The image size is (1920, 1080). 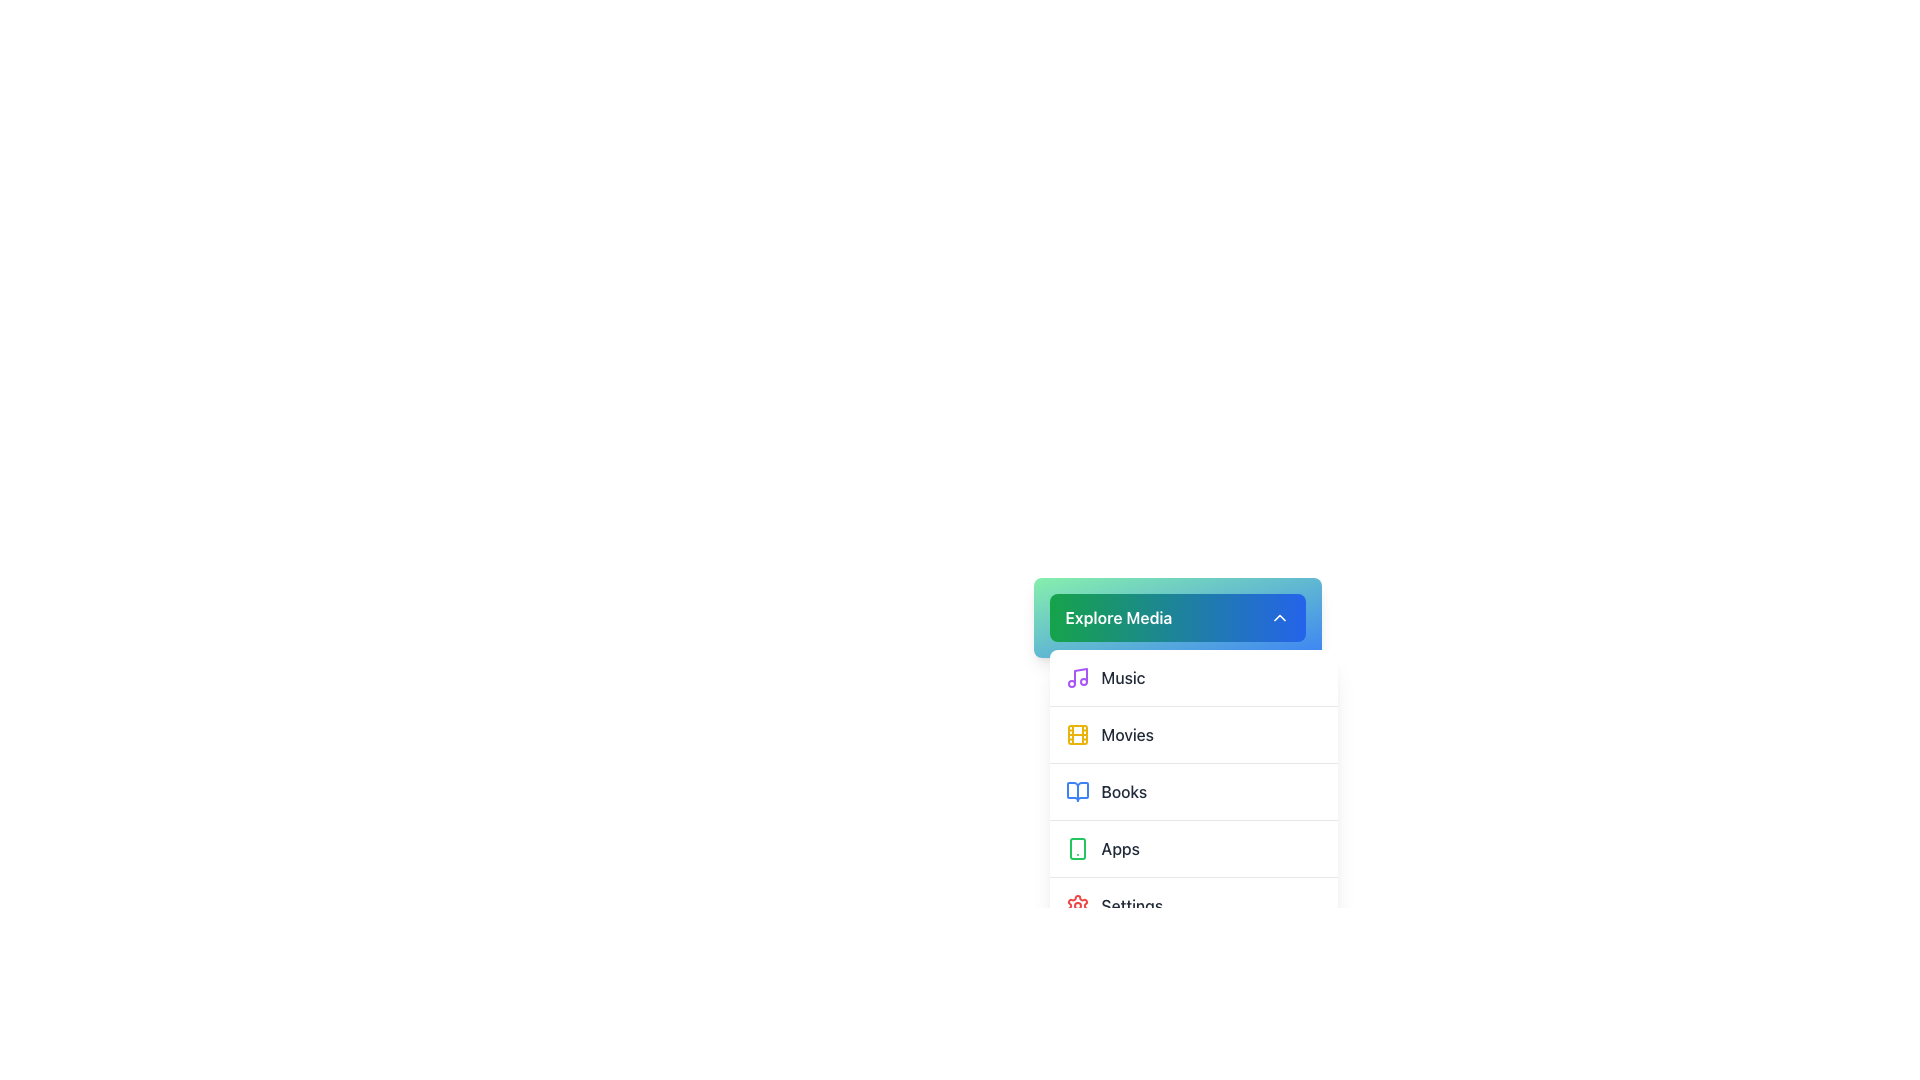 What do you see at coordinates (1278, 616) in the screenshot?
I see `the upward-pointing chevron icon located at the upper-right corner of the 'Explore Media' button` at bounding box center [1278, 616].